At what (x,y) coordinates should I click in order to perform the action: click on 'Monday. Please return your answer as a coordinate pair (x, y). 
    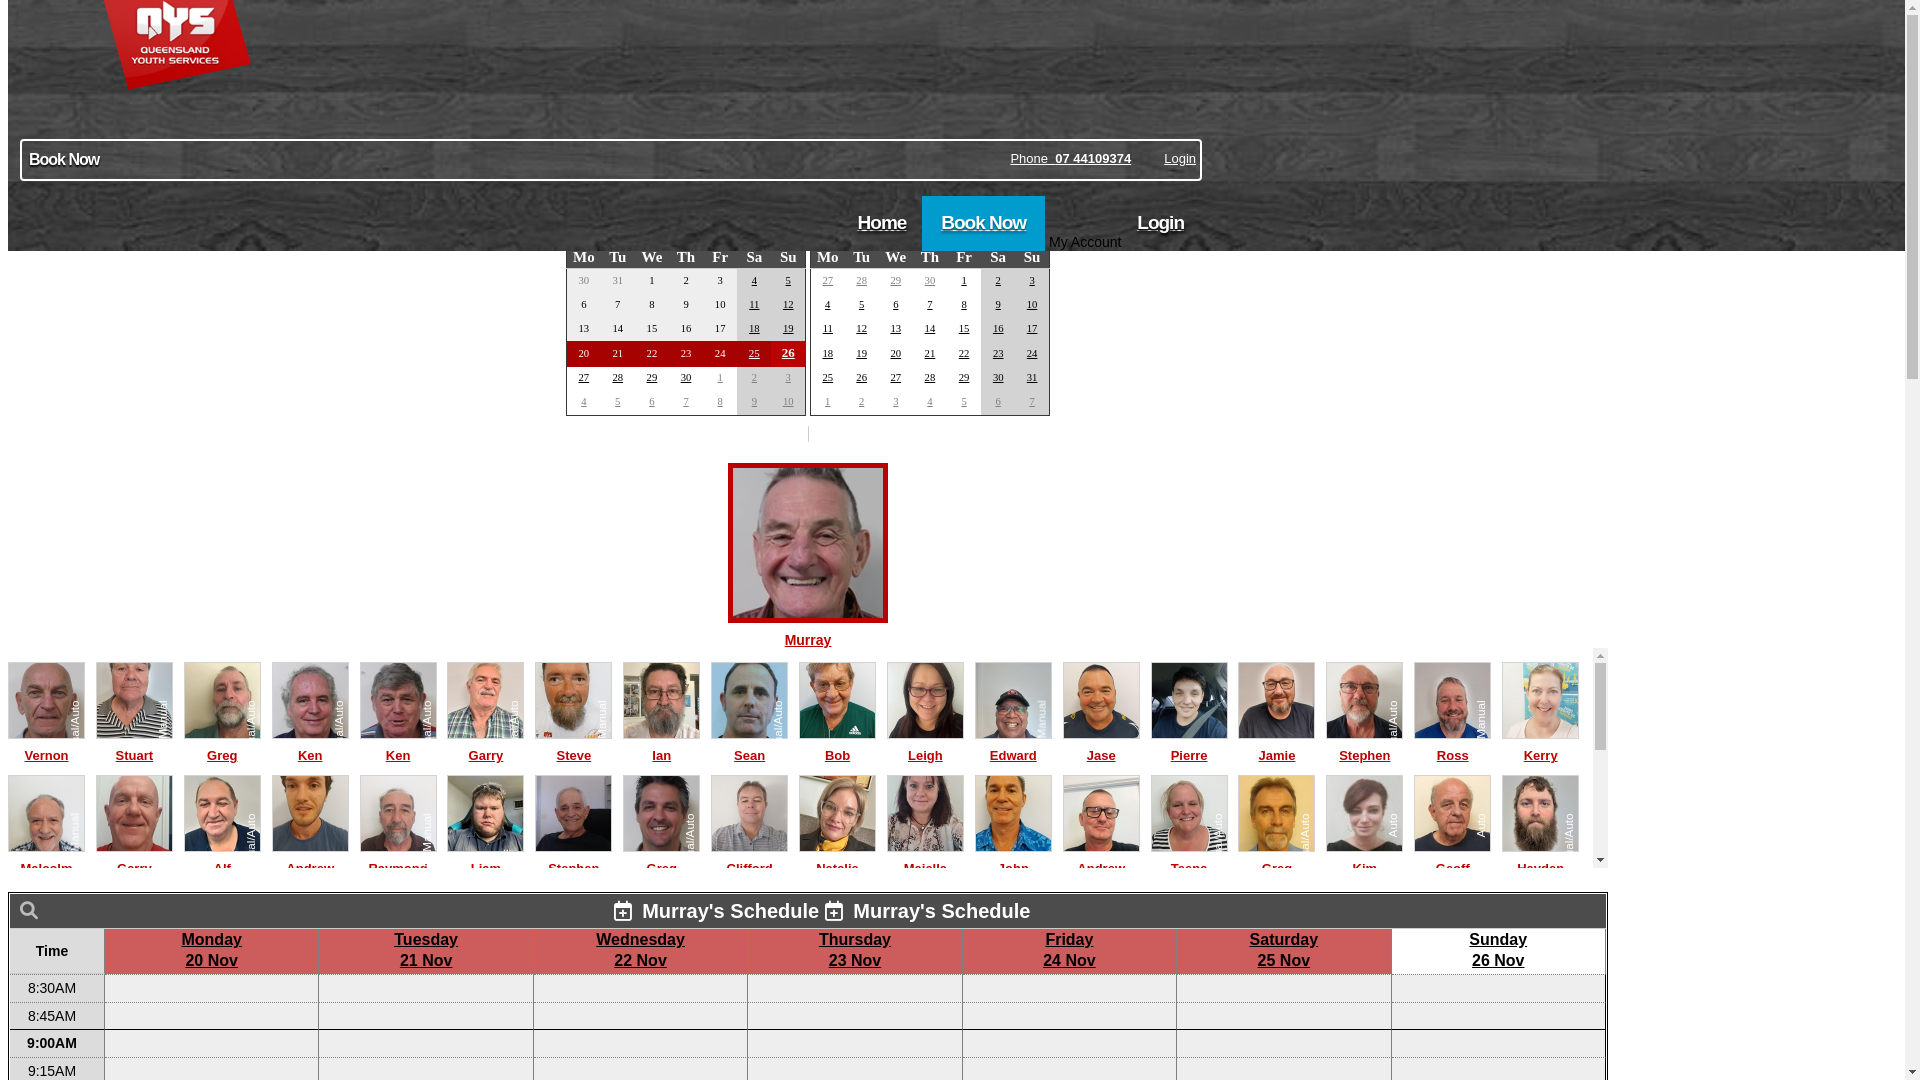
    Looking at the image, I should click on (211, 948).